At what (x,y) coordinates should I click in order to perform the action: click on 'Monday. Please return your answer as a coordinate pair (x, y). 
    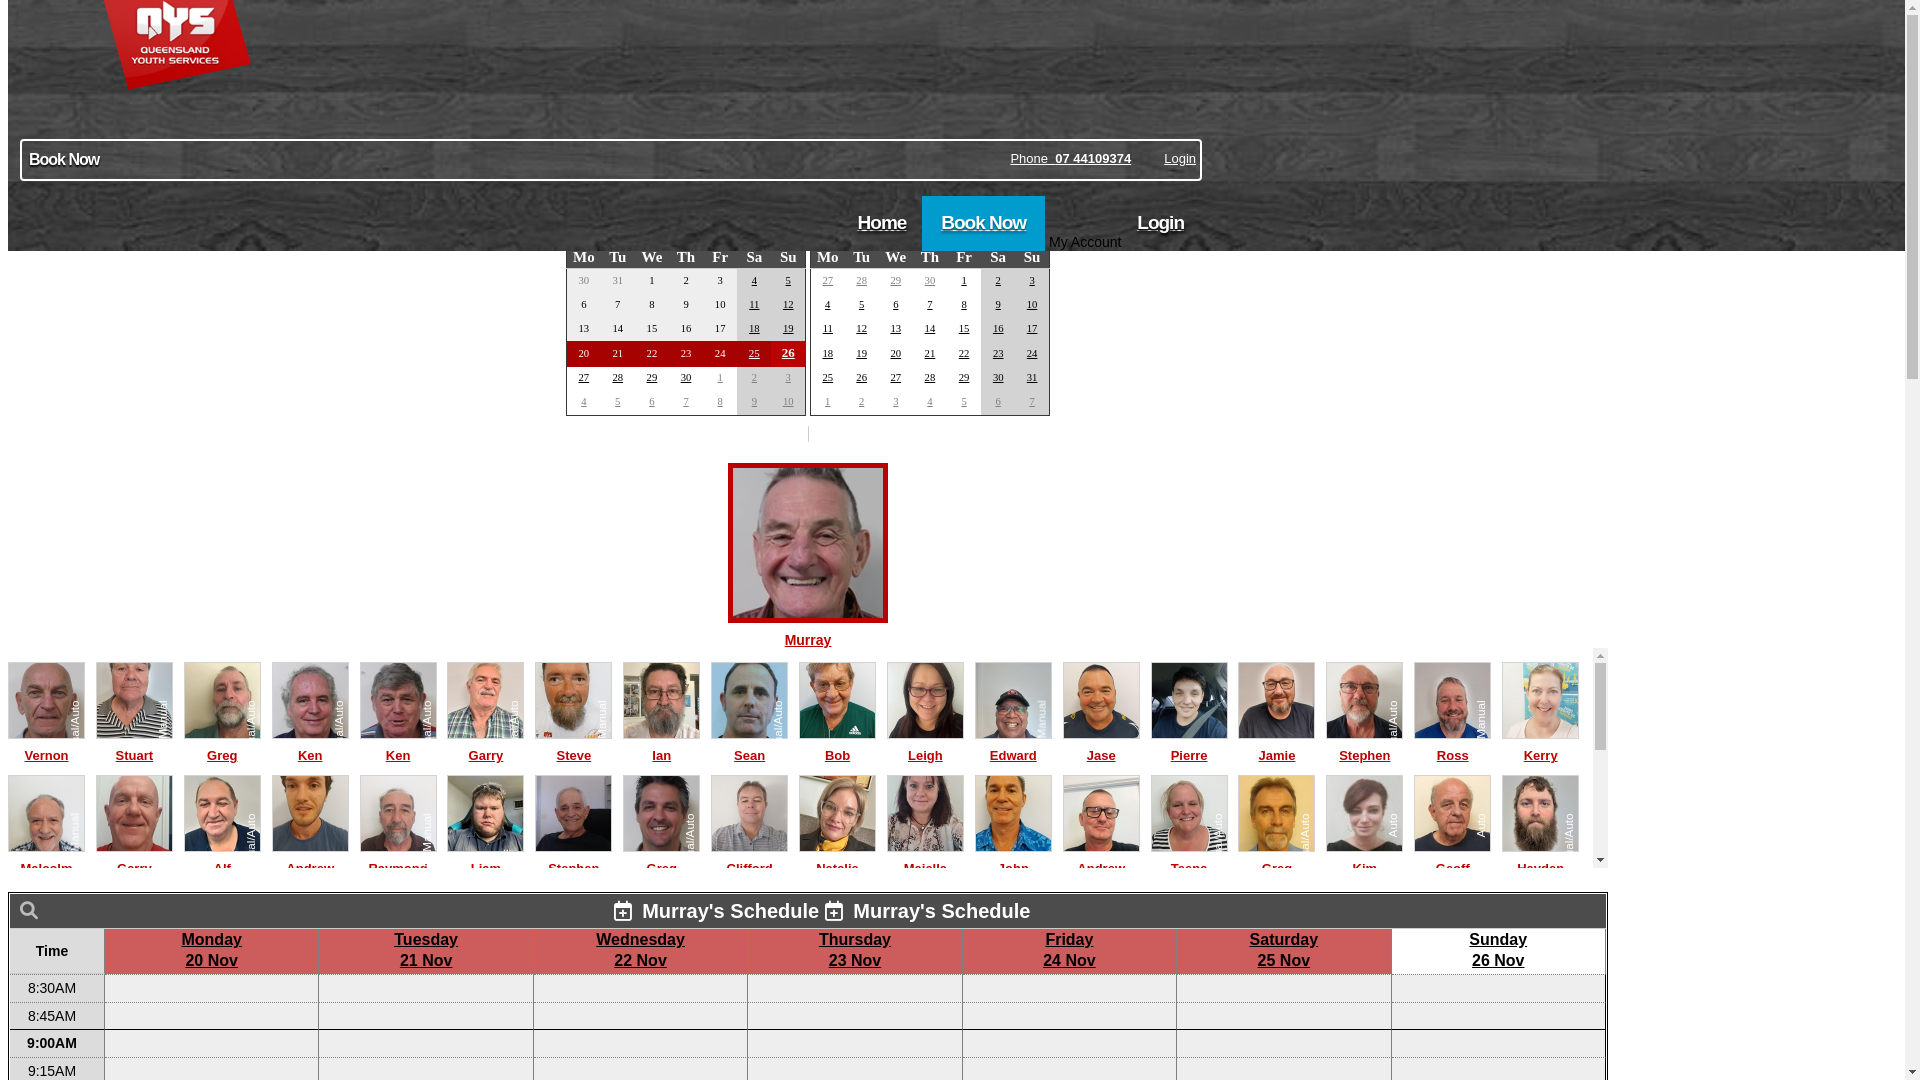
    Looking at the image, I should click on (211, 948).